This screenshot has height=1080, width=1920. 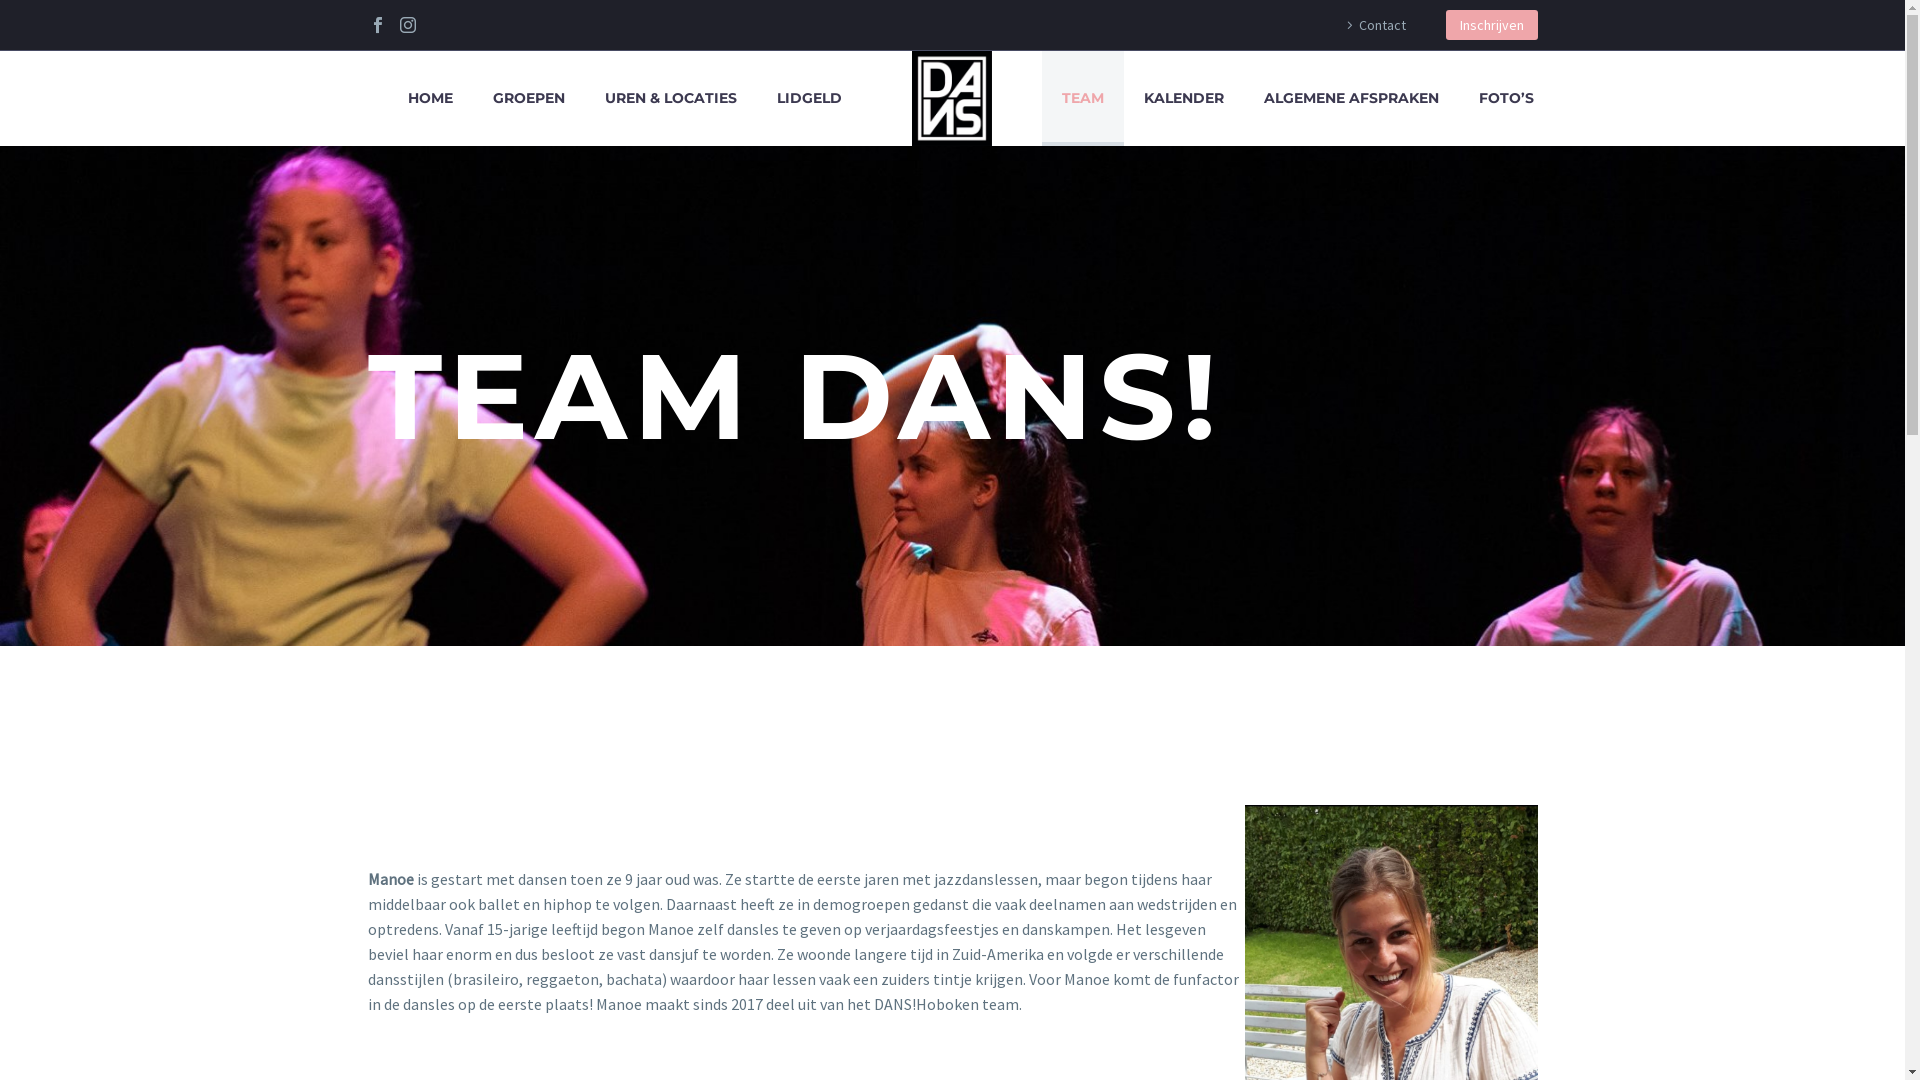 What do you see at coordinates (406, 24) in the screenshot?
I see `'Instagram'` at bounding box center [406, 24].